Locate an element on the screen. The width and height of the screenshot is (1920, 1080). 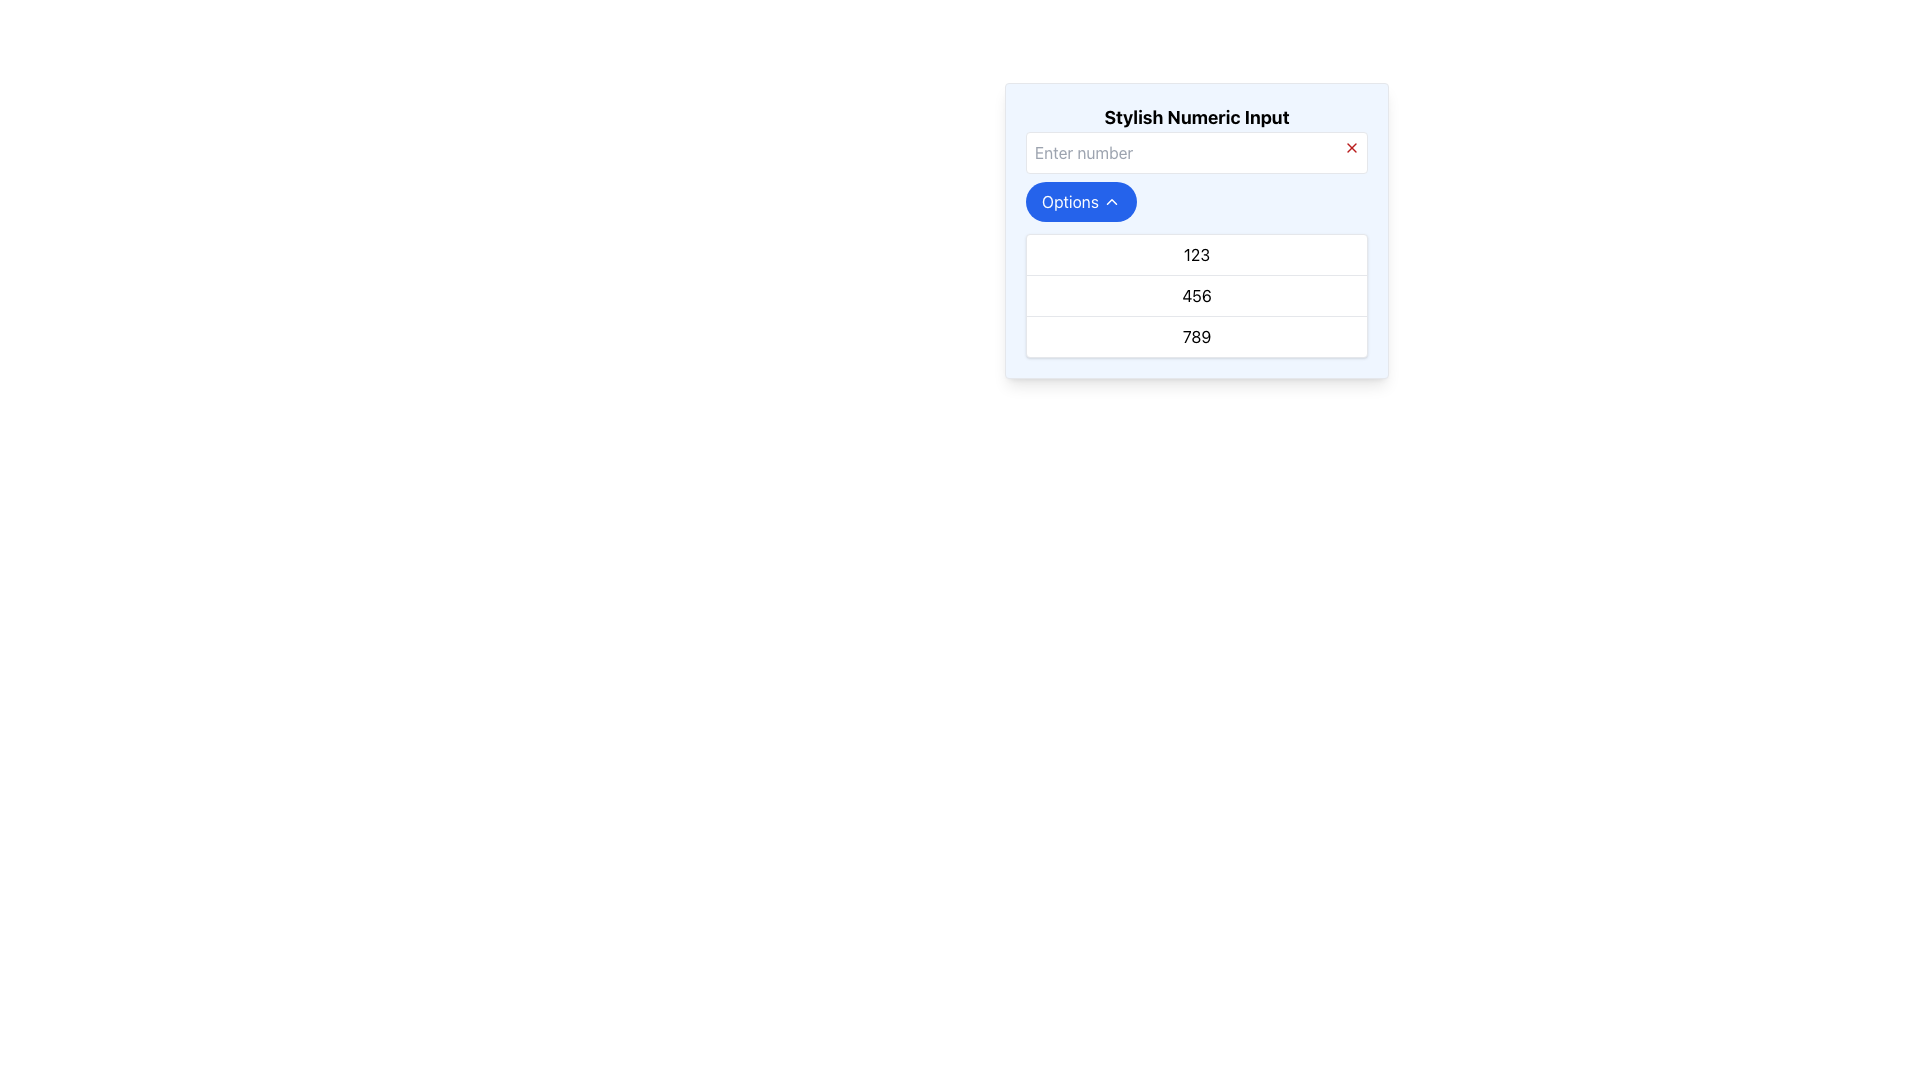
the third option in the dropdown menu is located at coordinates (1196, 335).